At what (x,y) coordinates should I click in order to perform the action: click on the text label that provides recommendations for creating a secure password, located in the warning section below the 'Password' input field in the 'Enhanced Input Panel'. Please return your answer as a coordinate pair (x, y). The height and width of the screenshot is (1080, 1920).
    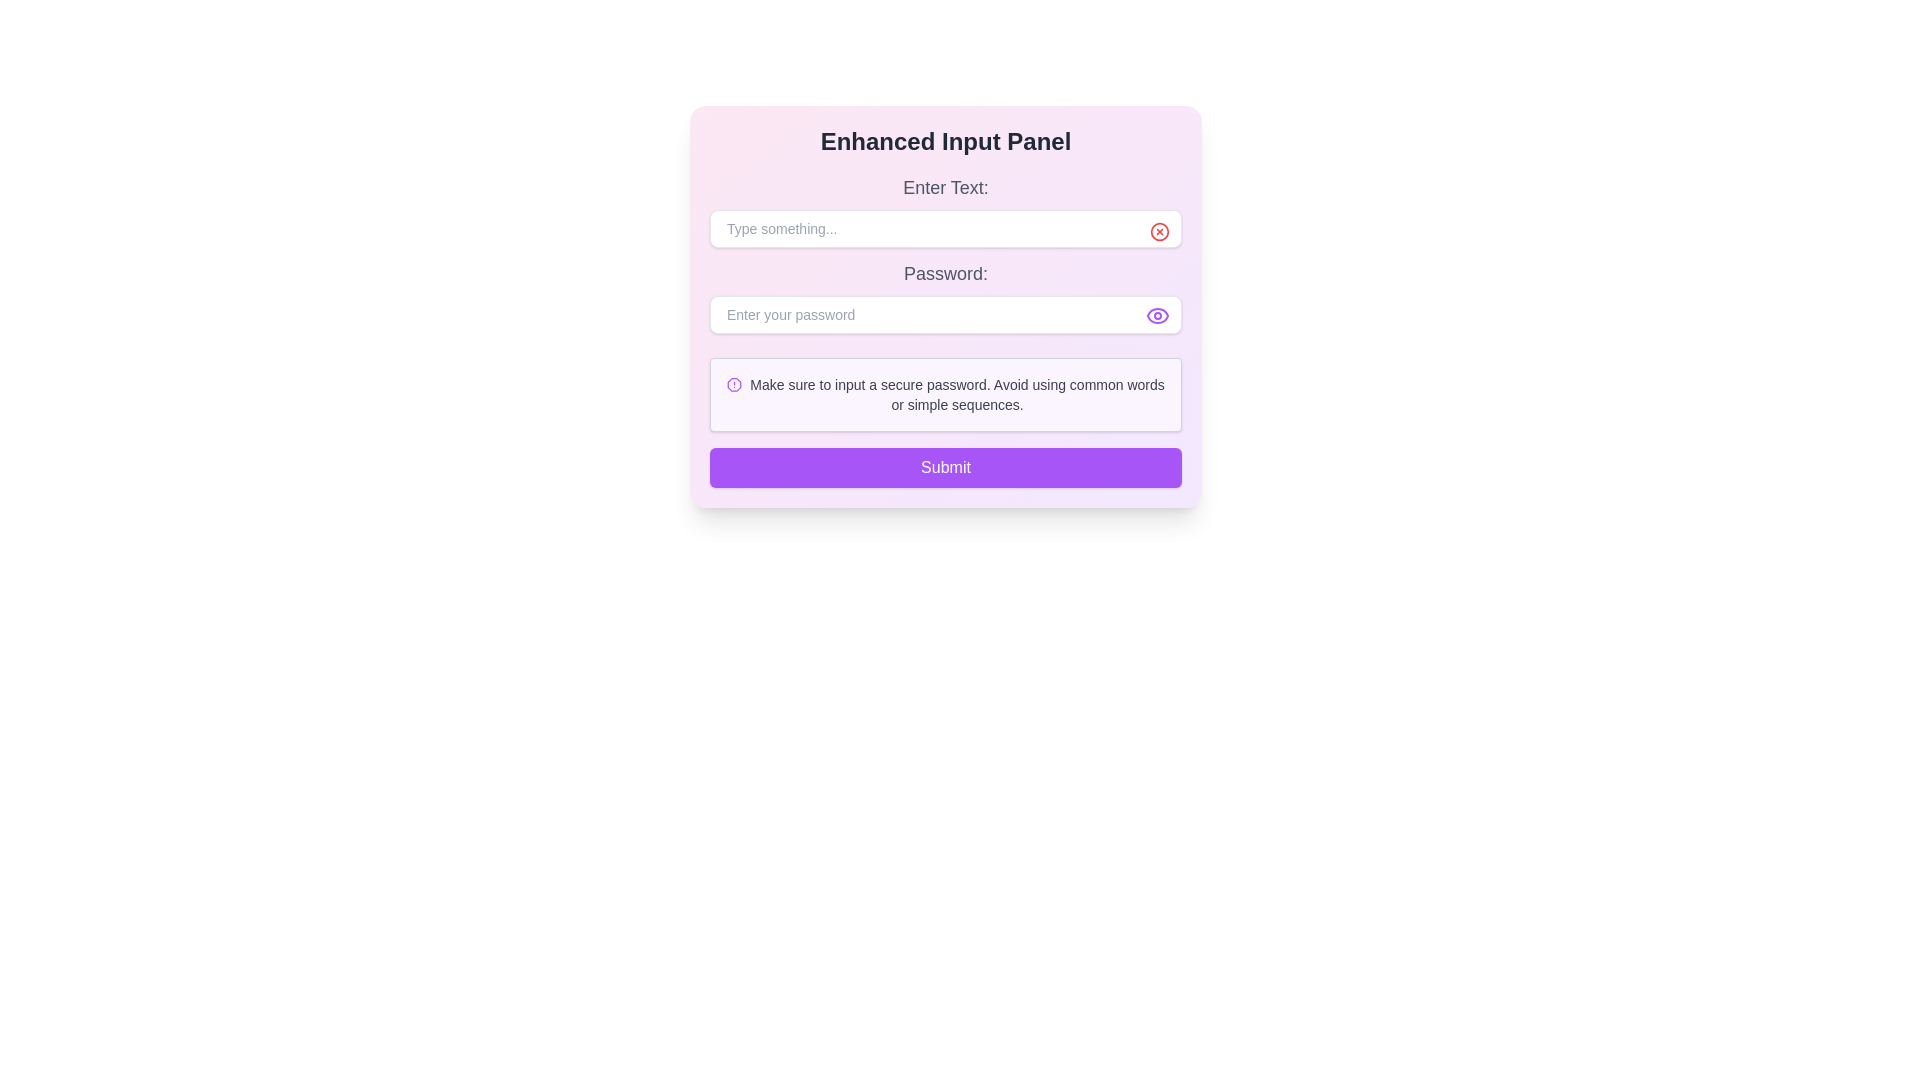
    Looking at the image, I should click on (956, 394).